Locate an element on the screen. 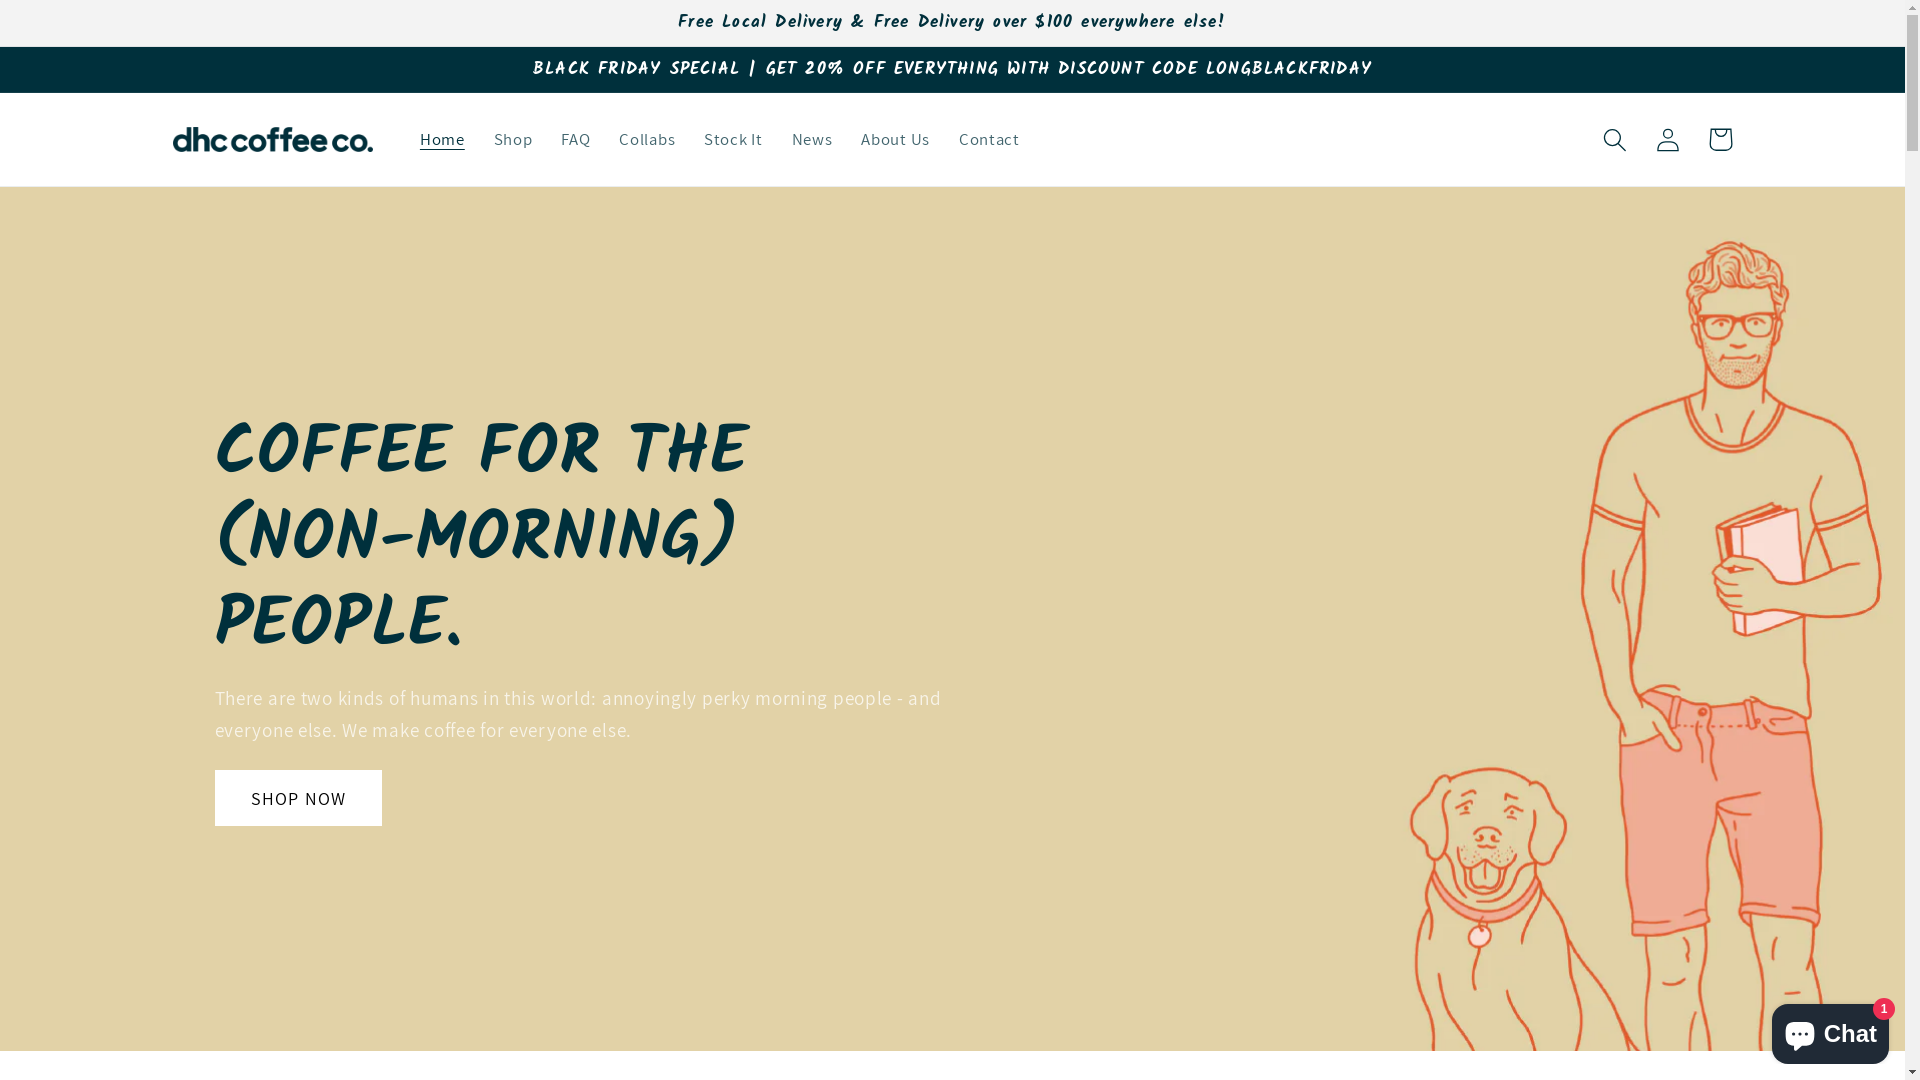  'Stock It' is located at coordinates (733, 138).